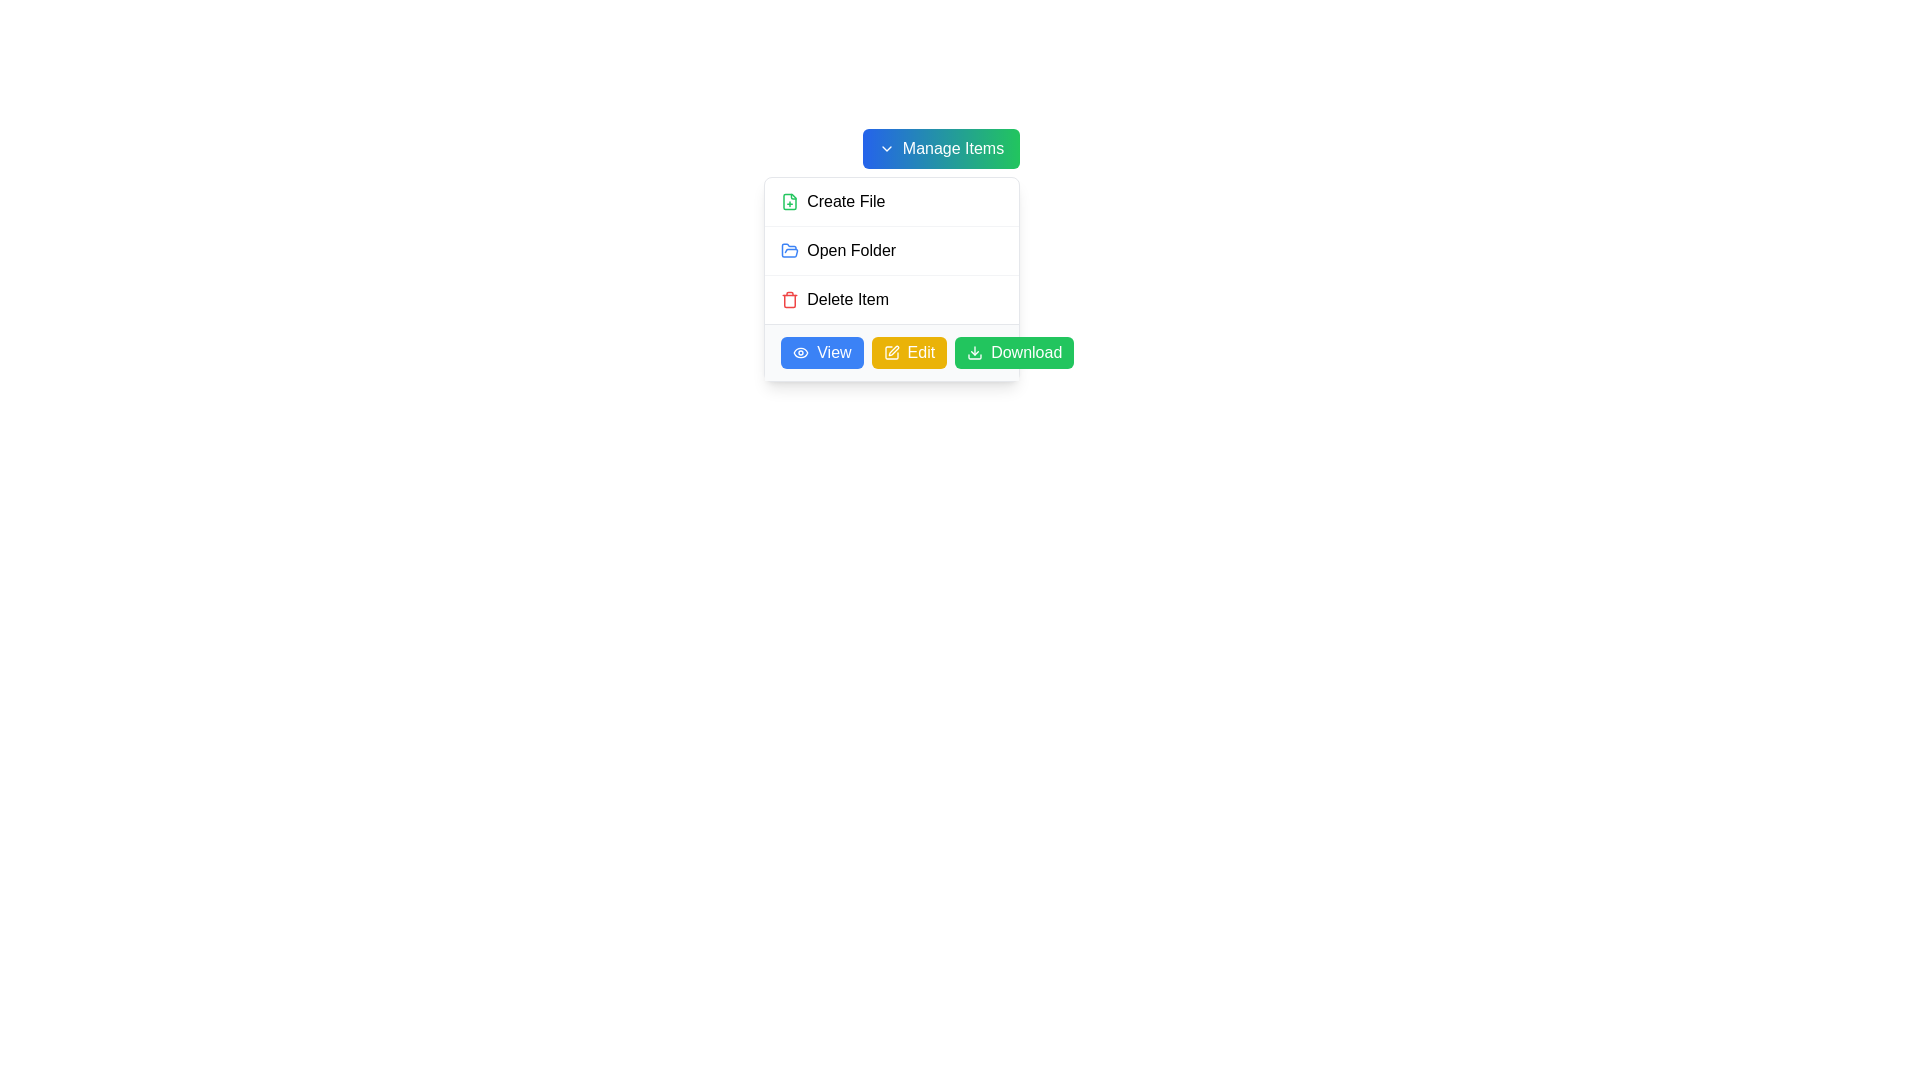 Image resolution: width=1920 pixels, height=1080 pixels. What do you see at coordinates (789, 249) in the screenshot?
I see `the 'Open Folder' graphical icon, which is a modern icon depicted as an open folder in vibrant colors, located within the dropdown menu under the 'Manage Items' button` at bounding box center [789, 249].